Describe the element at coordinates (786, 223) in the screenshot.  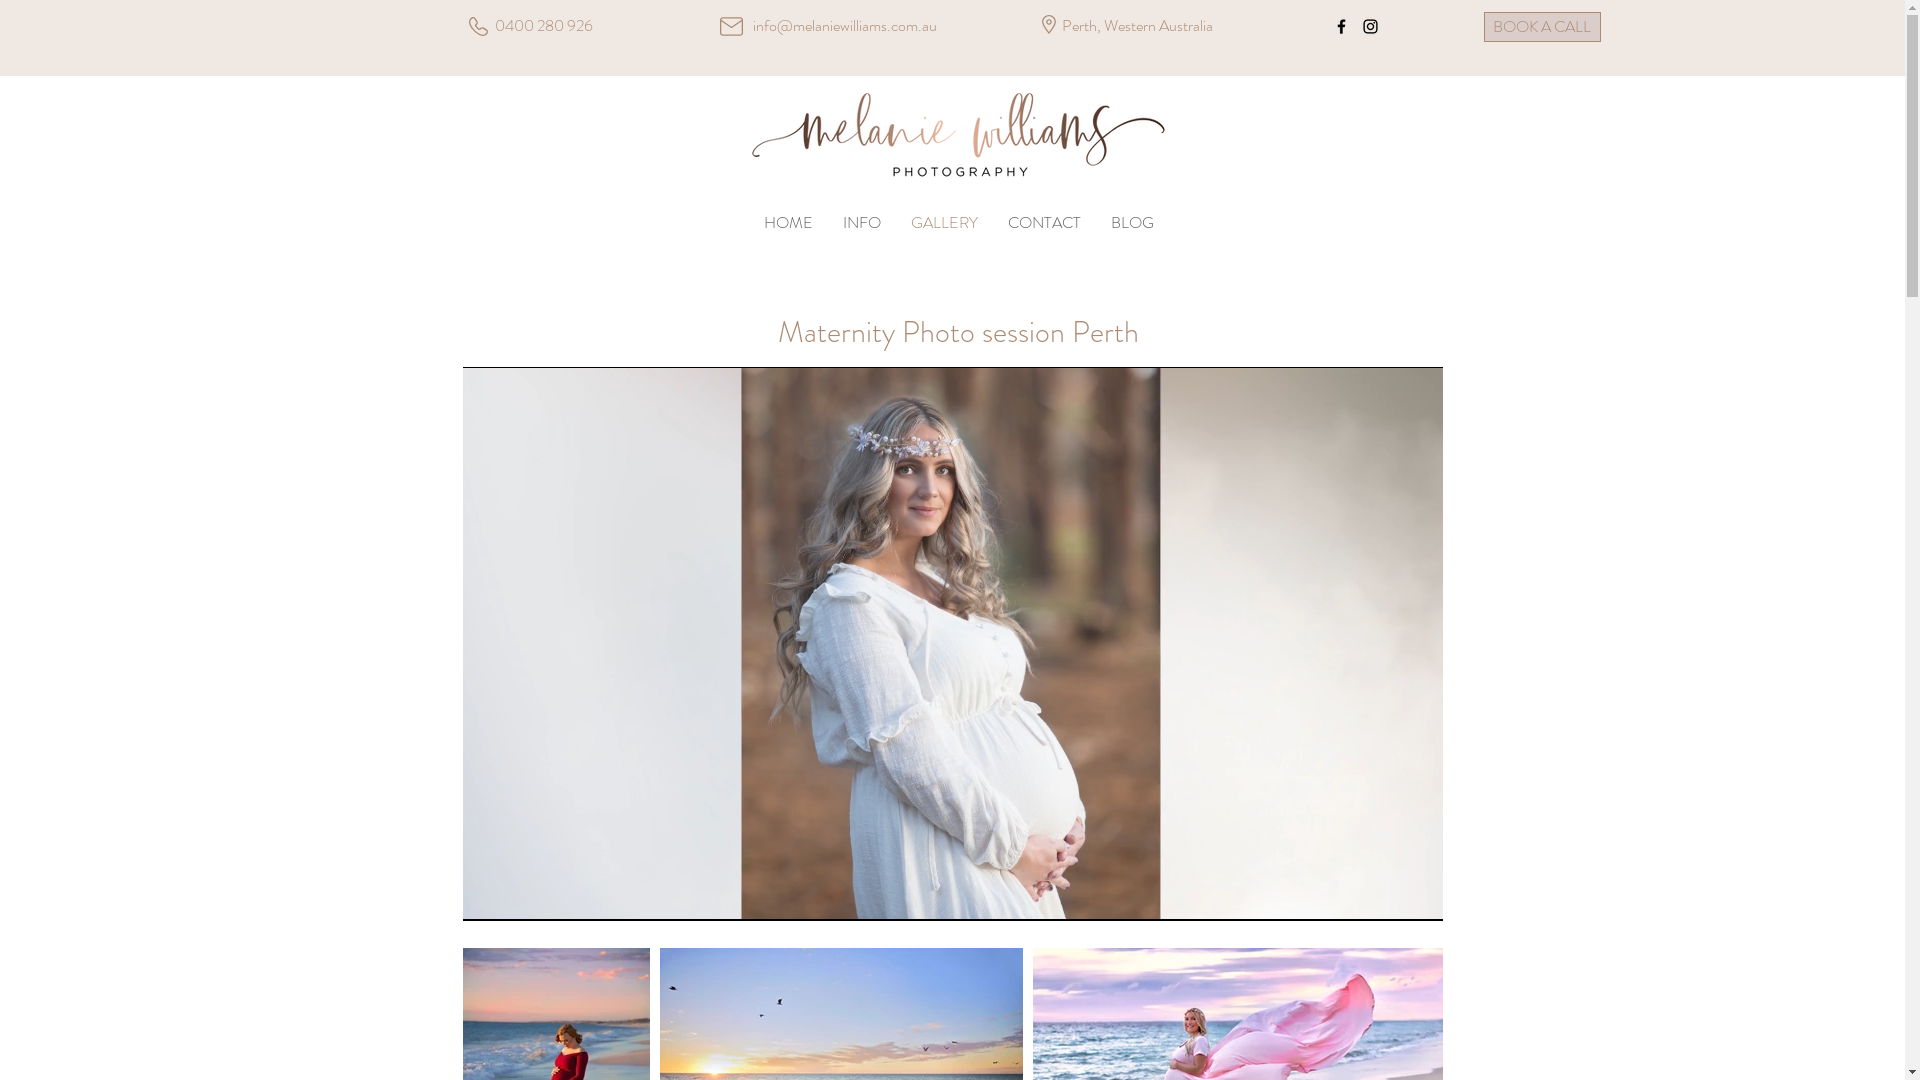
I see `'HOME'` at that location.